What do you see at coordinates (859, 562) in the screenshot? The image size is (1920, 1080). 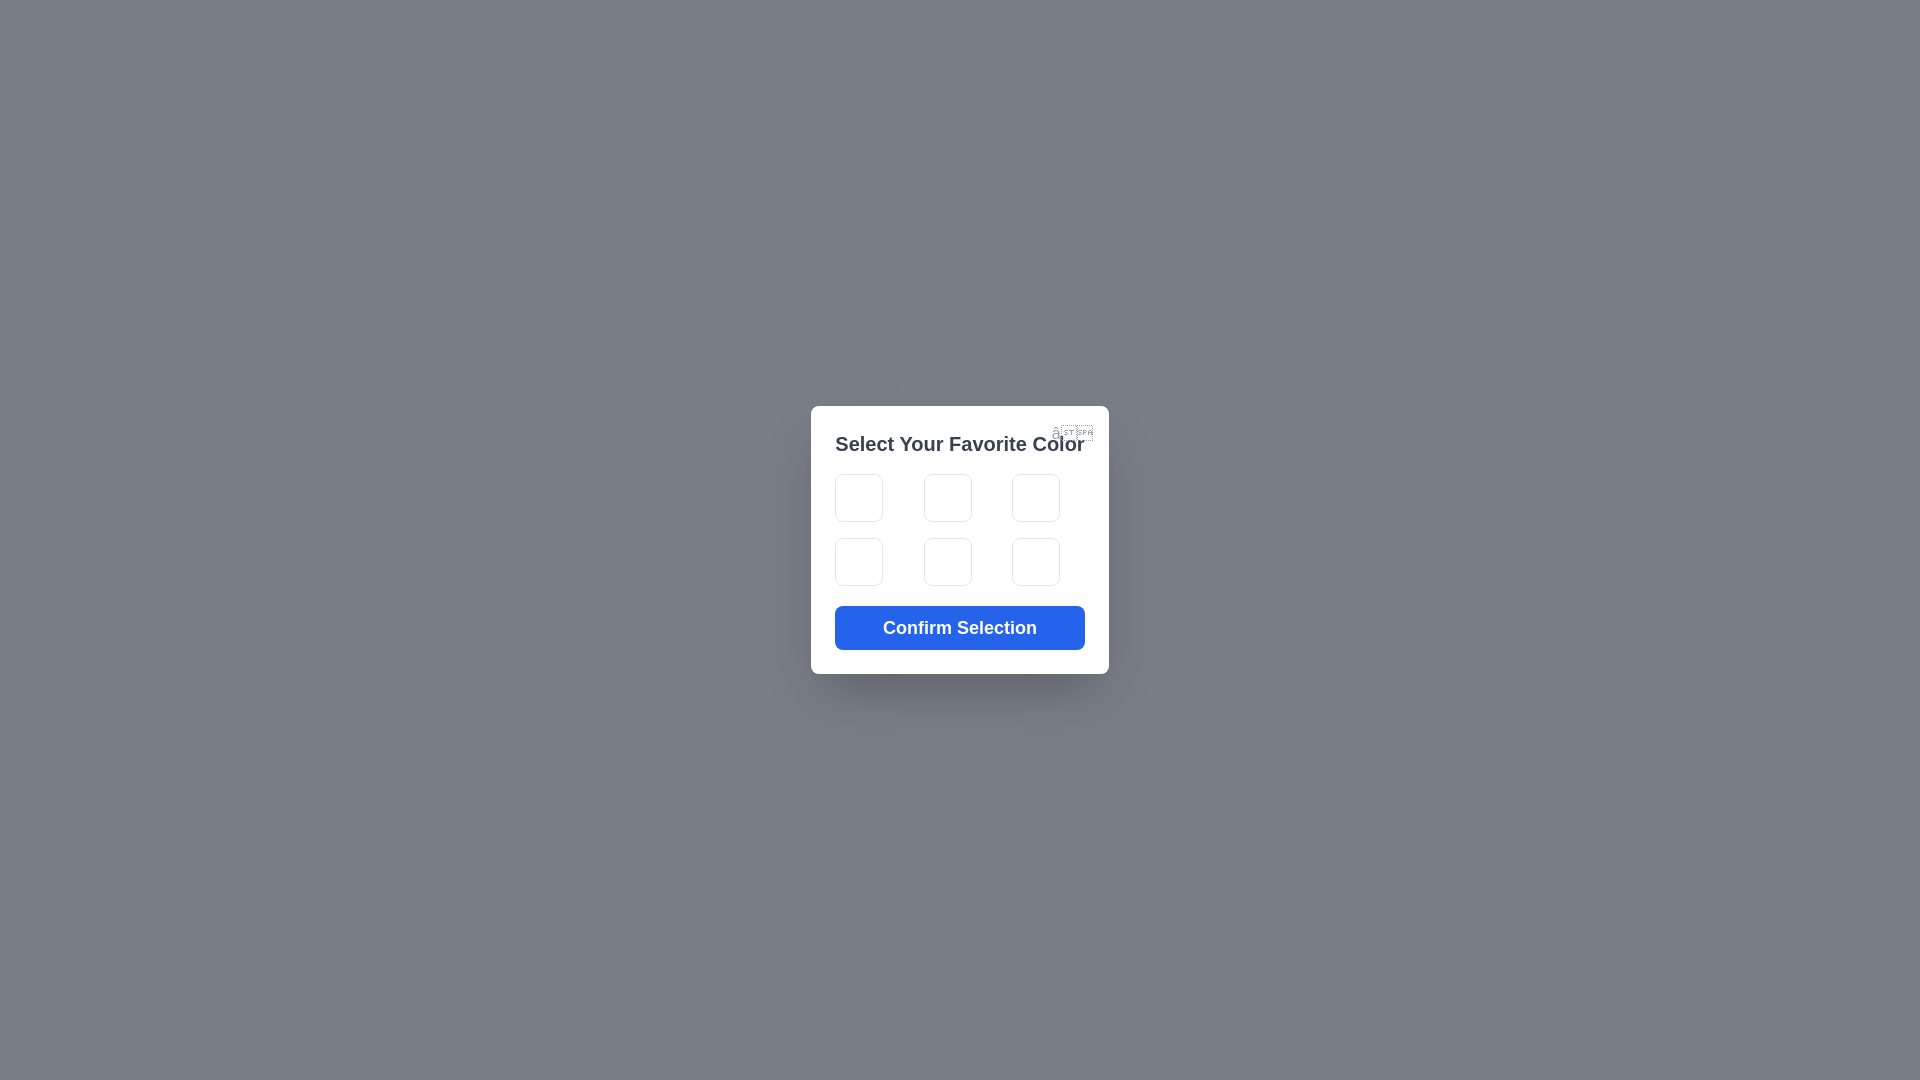 I see `the color tile corresponding to yellow` at bounding box center [859, 562].